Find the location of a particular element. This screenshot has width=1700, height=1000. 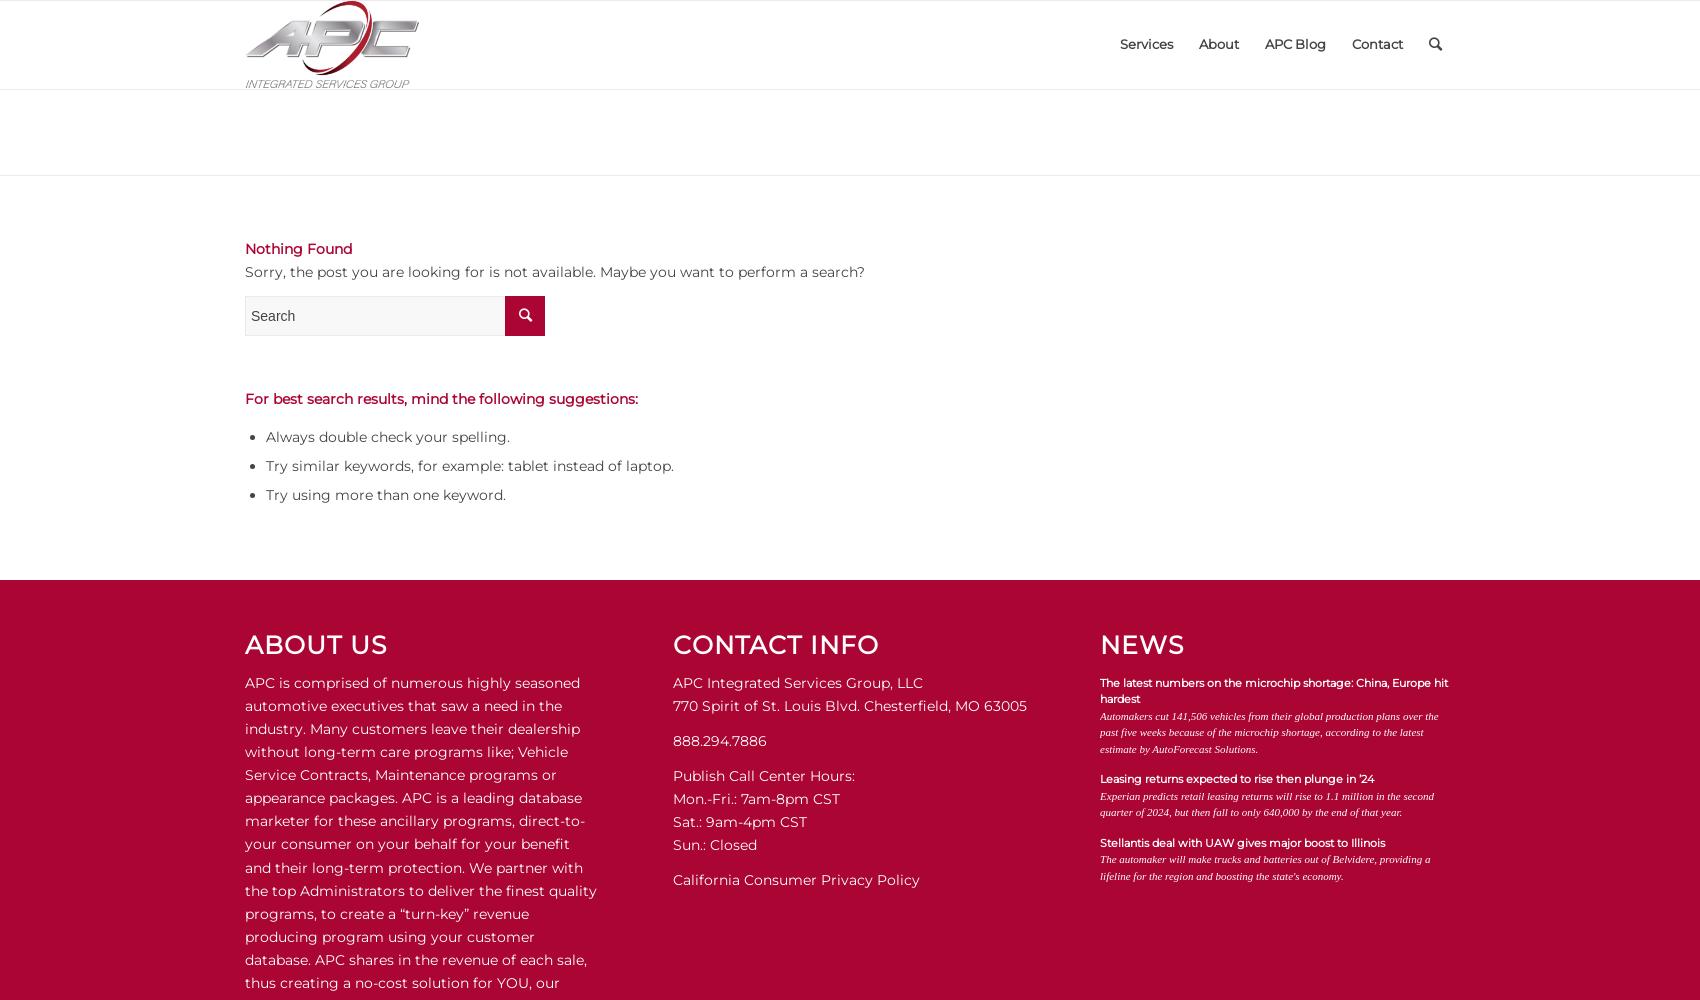

'Automakers cut 141,506 vehicles from their global production plans over the past five weeks because of the microchip shortage, according to the latest estimate by AutoForecast Solutions.' is located at coordinates (1268, 730).